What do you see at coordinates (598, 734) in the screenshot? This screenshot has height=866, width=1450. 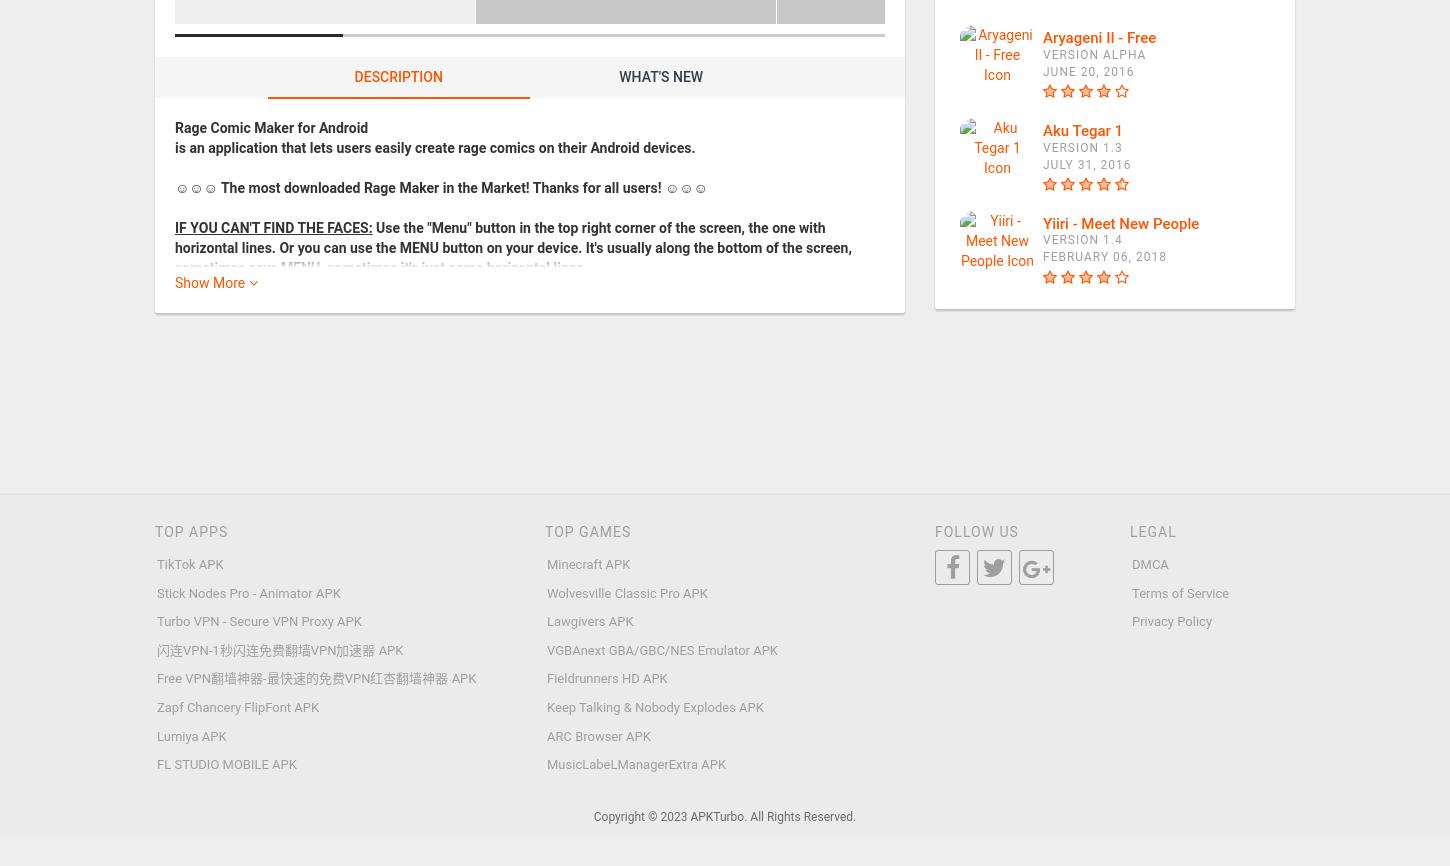 I see `'ARC Browser APK'` at bounding box center [598, 734].